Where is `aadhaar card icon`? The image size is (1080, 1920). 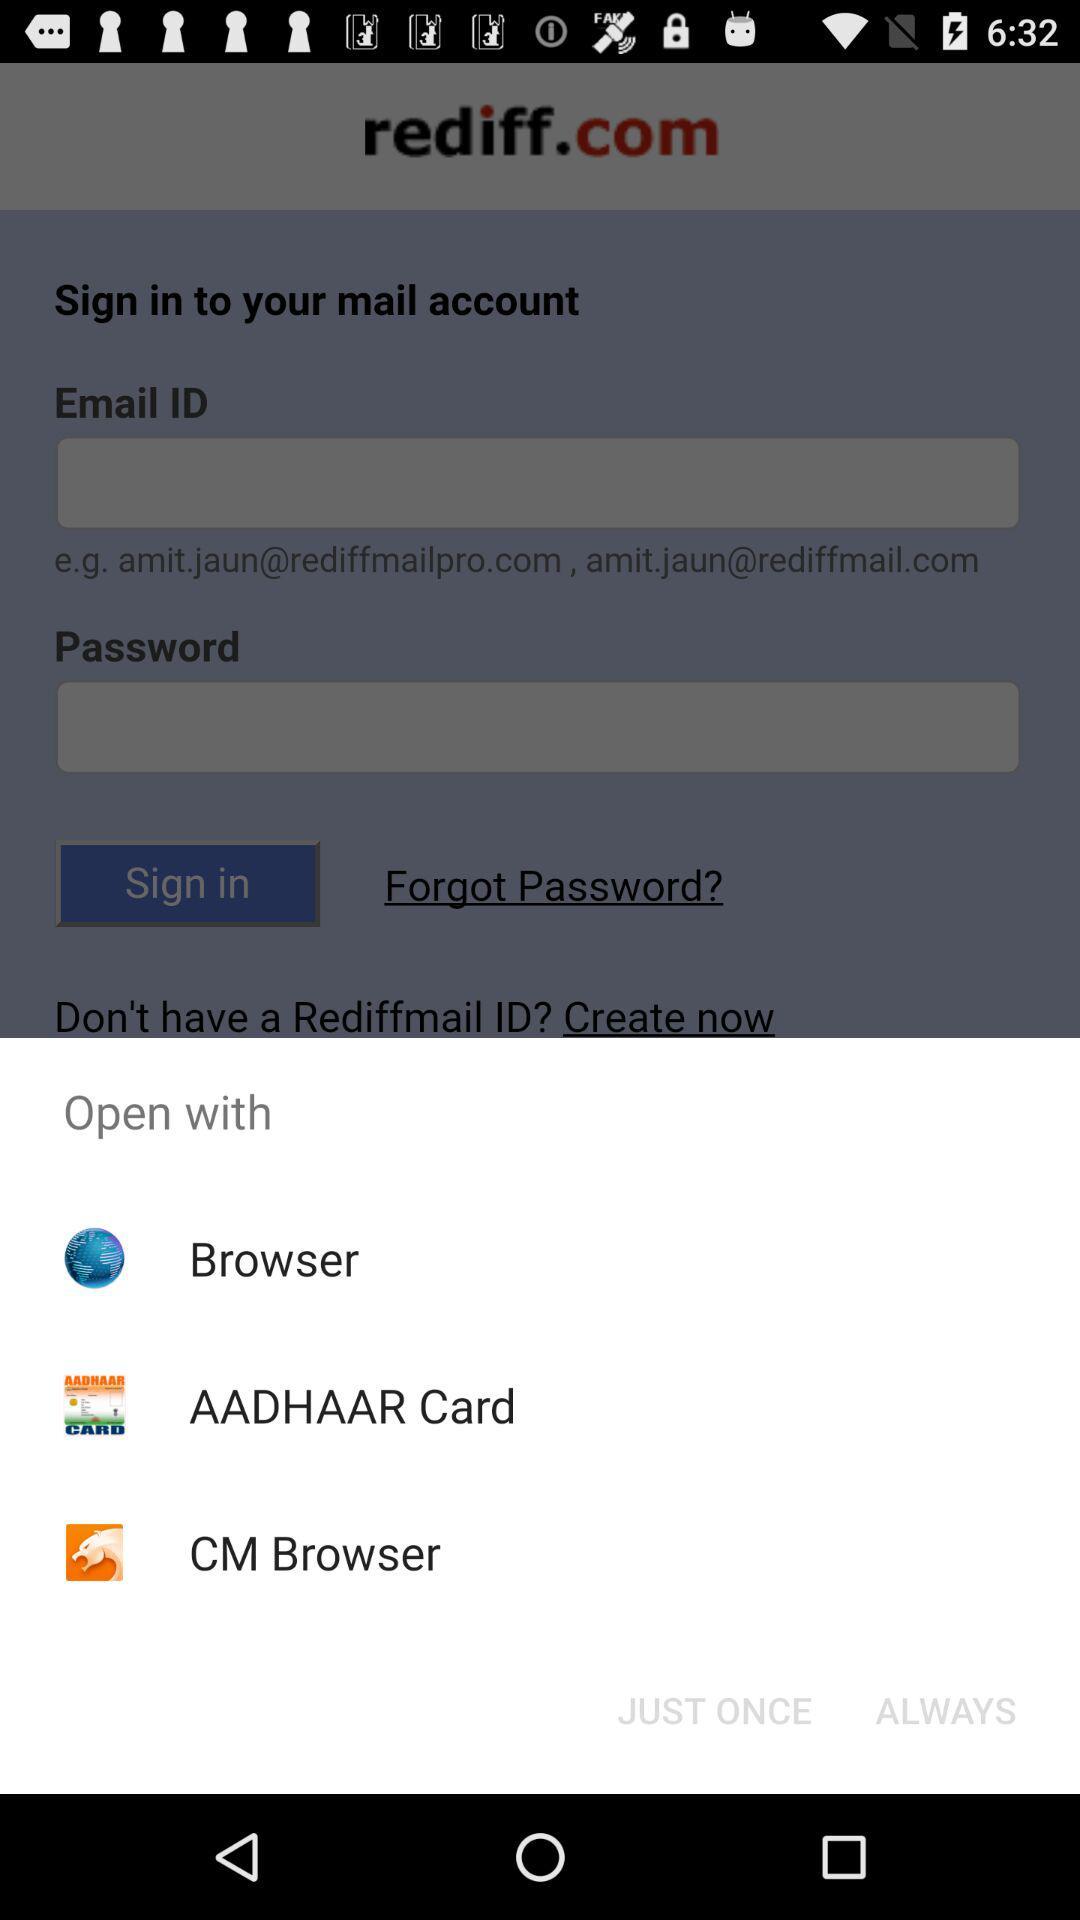
aadhaar card icon is located at coordinates (351, 1404).